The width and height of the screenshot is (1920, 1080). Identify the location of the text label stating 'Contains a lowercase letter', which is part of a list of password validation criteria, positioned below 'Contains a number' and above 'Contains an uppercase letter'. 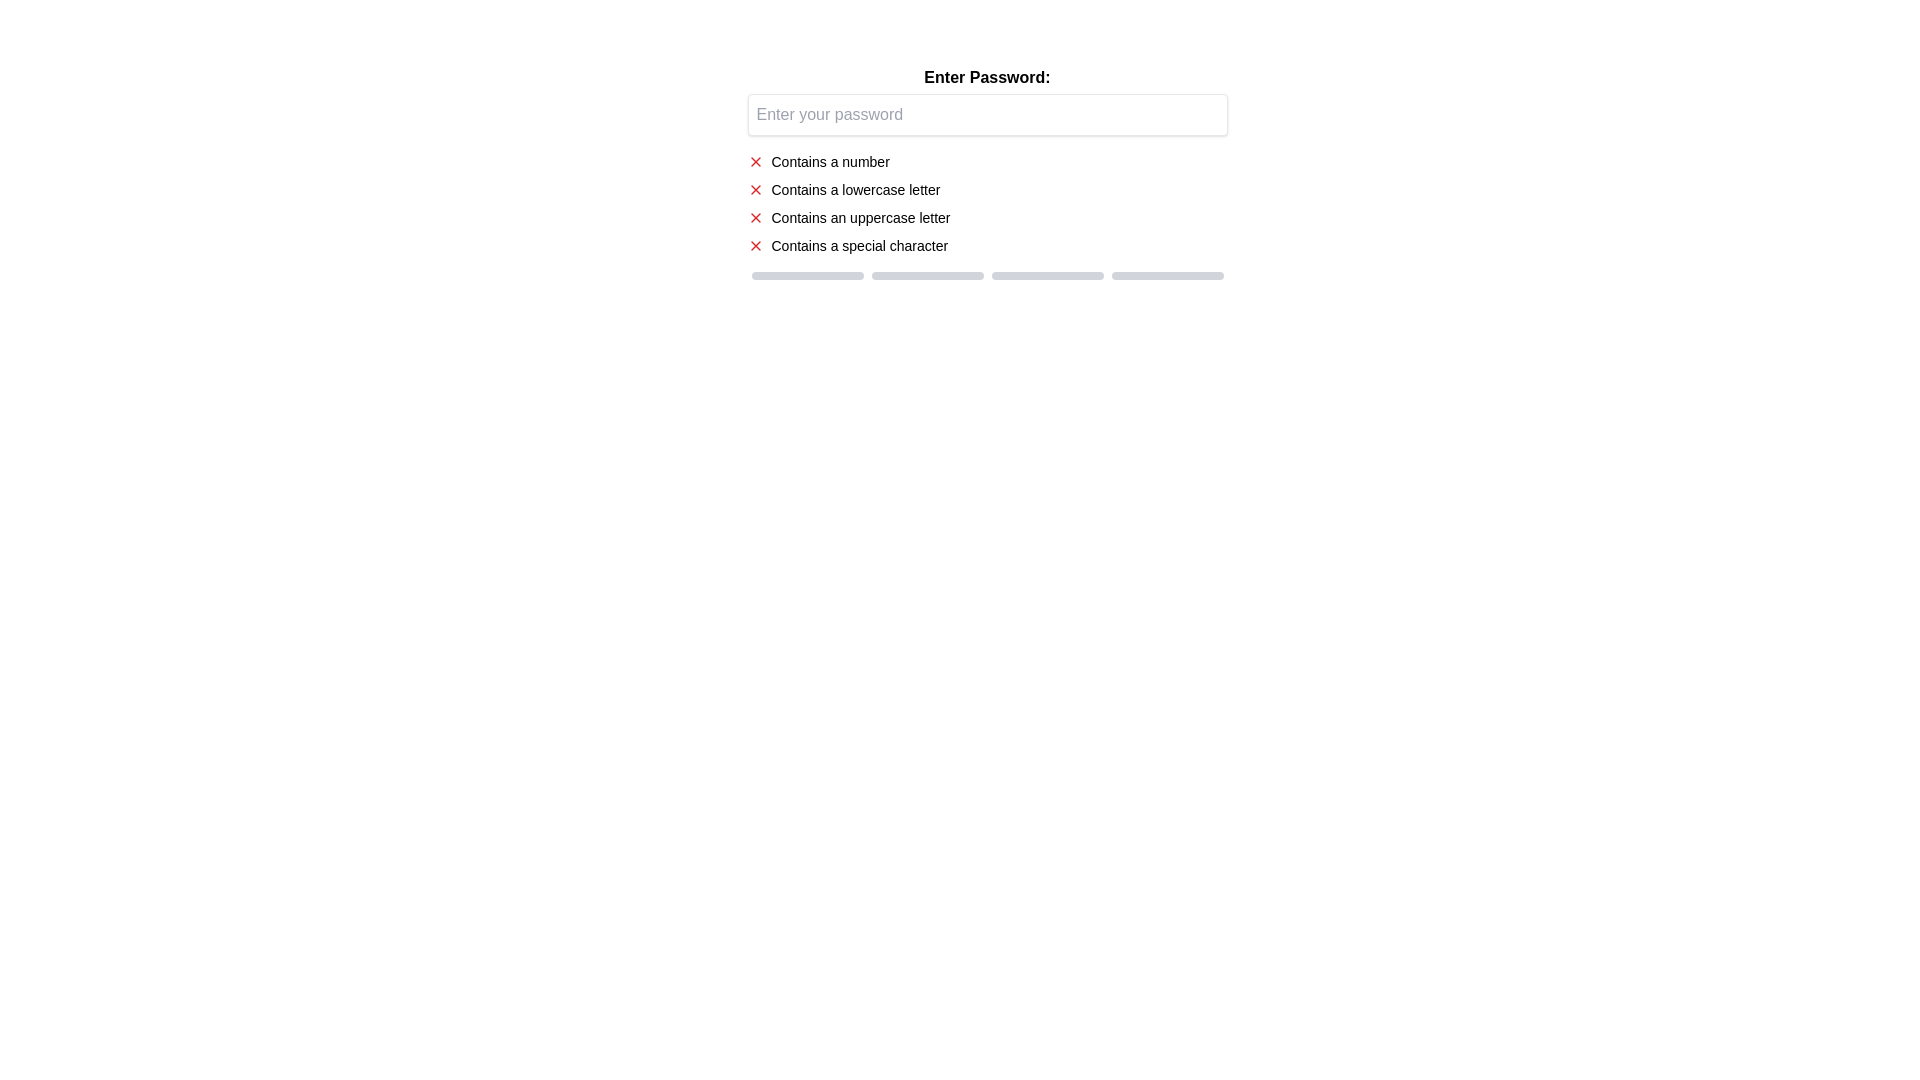
(855, 189).